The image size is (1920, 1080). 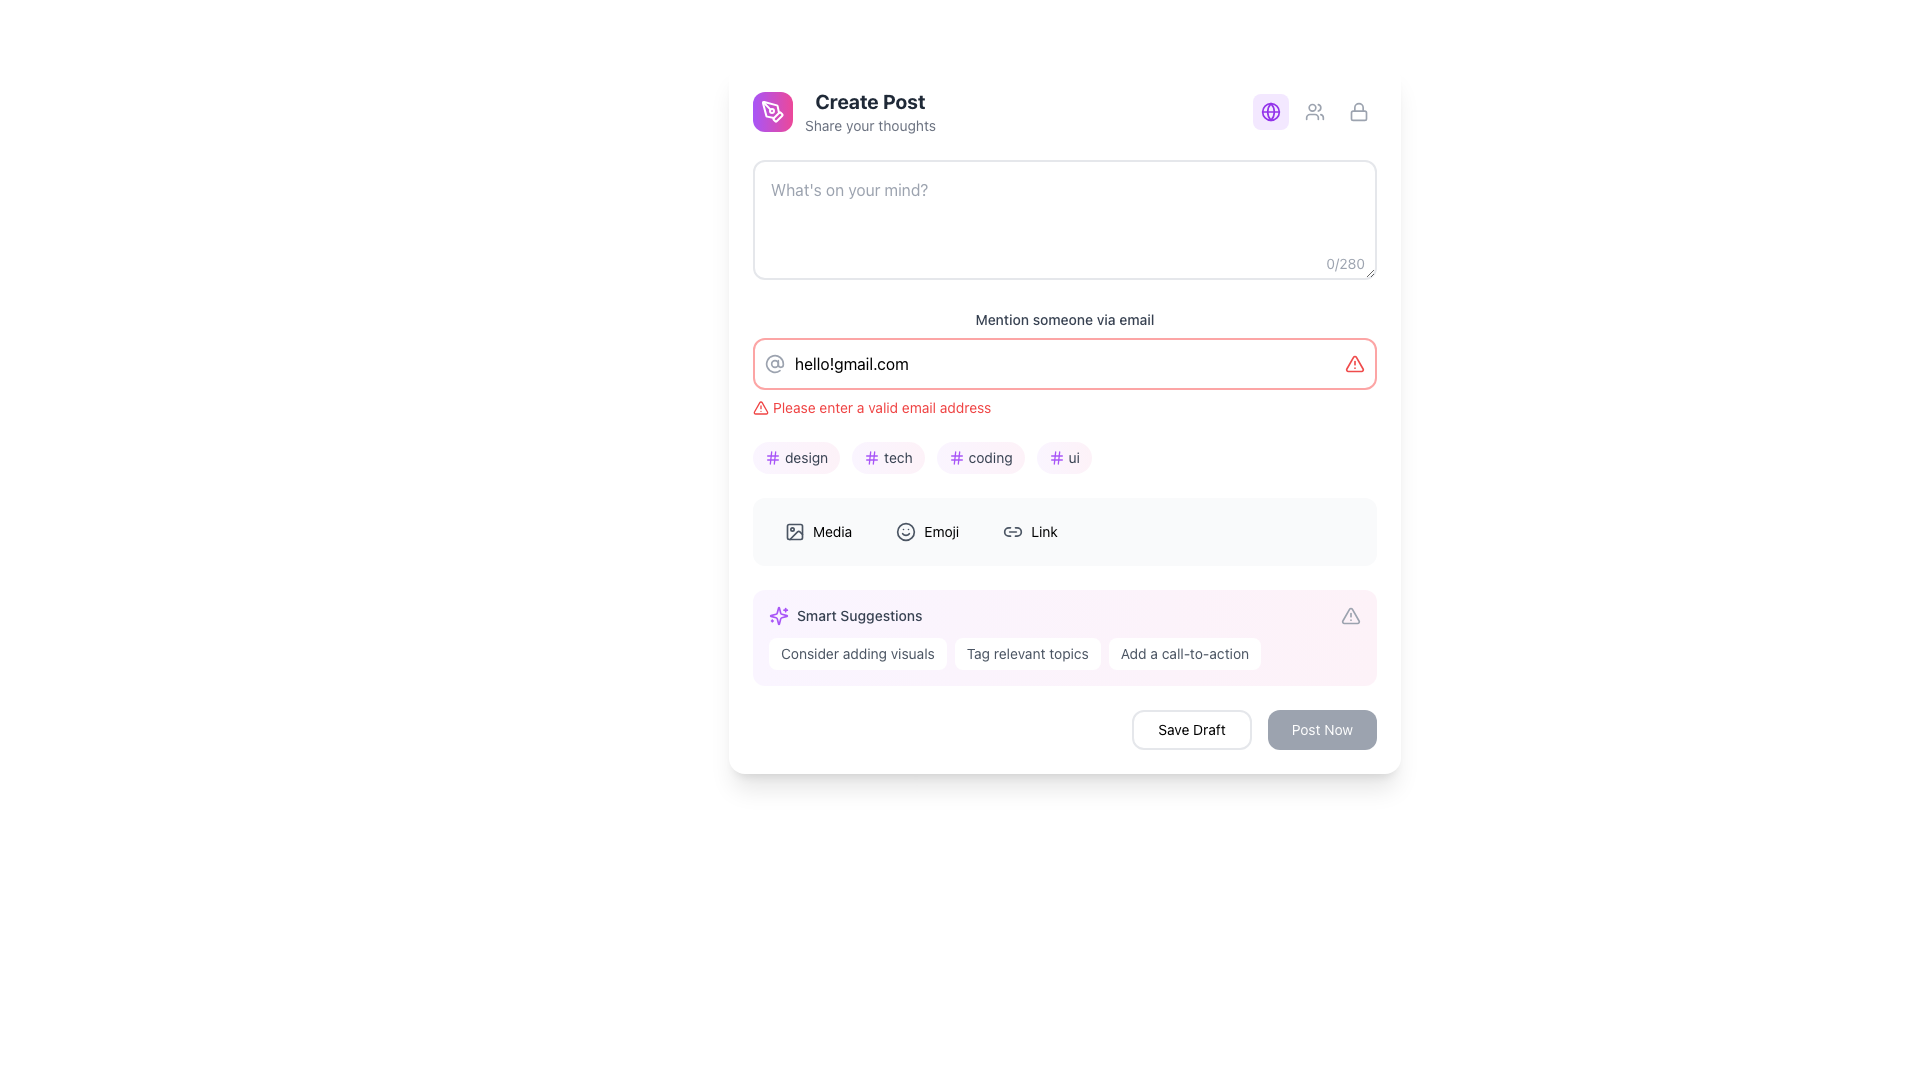 What do you see at coordinates (887, 458) in the screenshot?
I see `the 'tech' button located in the horizontal list of buttons, positioned as the second button from the left, between 'design' and 'coding'` at bounding box center [887, 458].